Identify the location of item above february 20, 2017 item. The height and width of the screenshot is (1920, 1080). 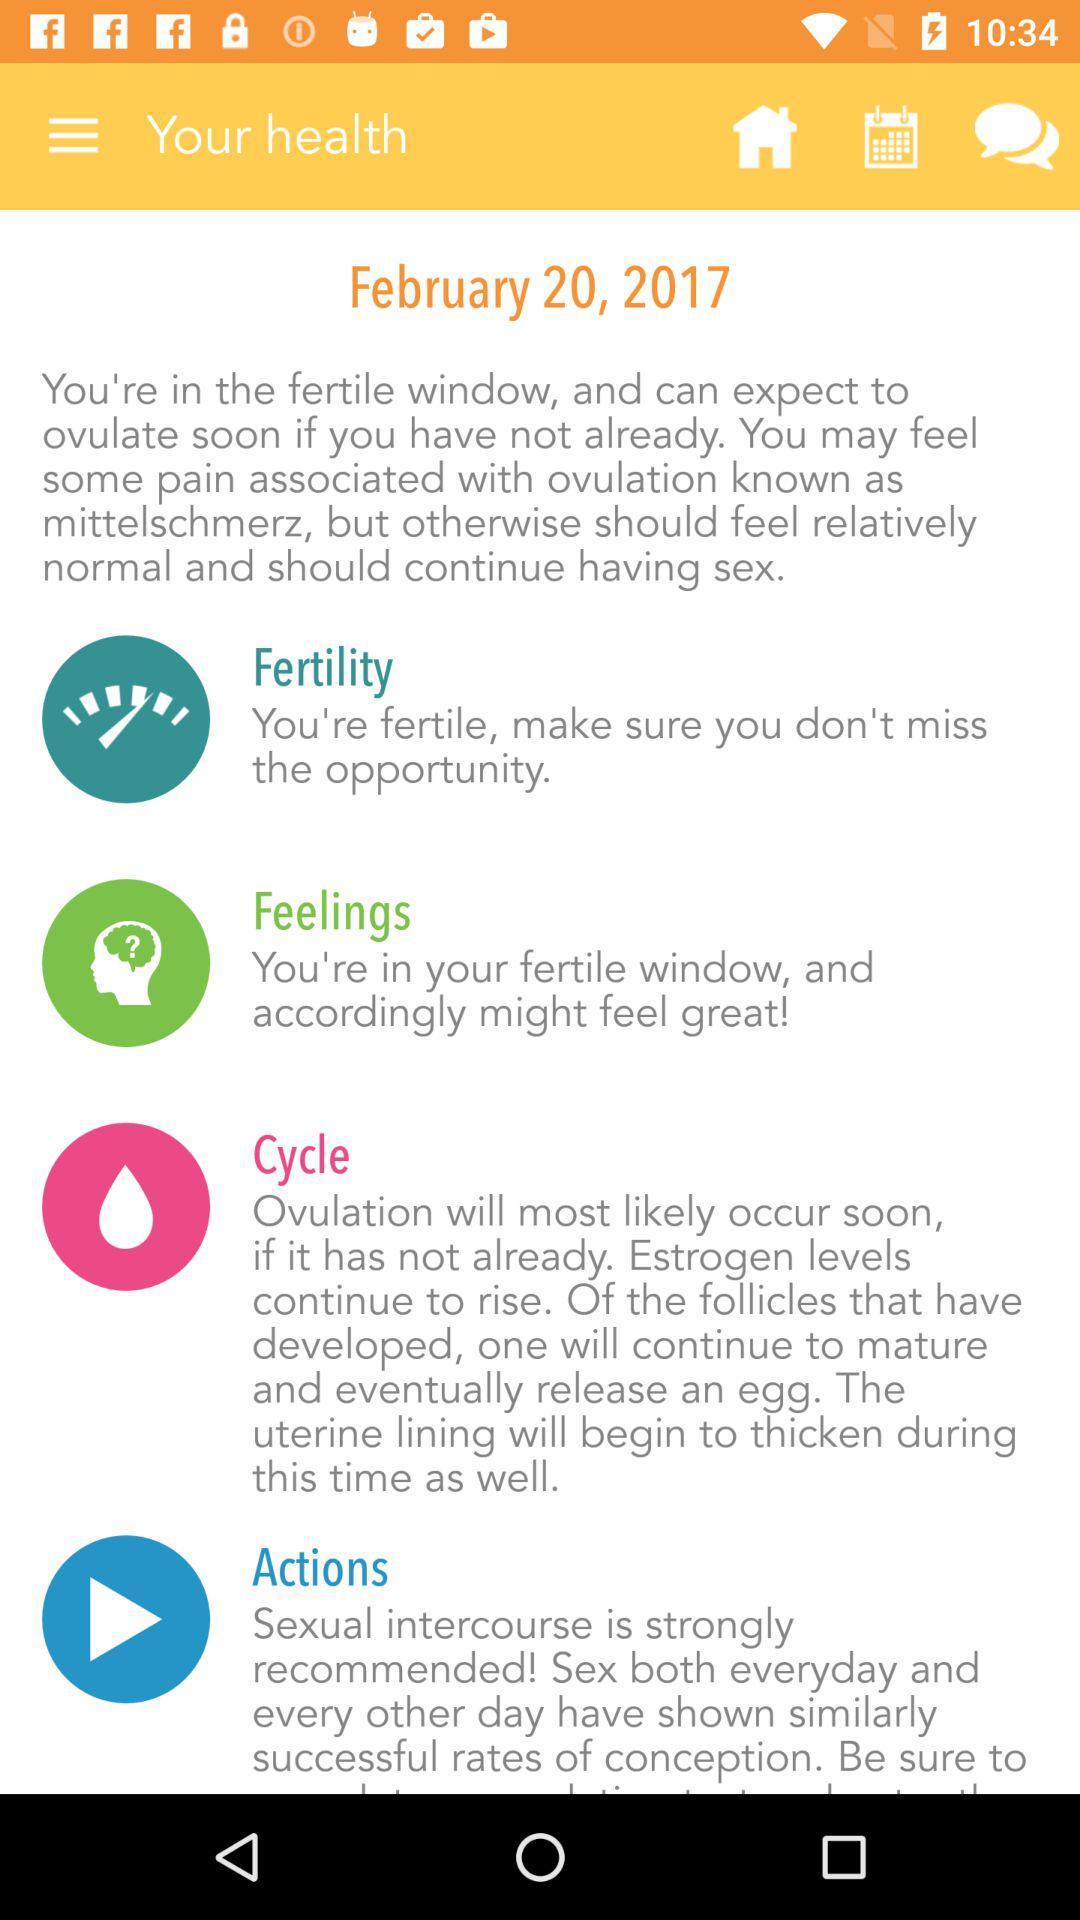
(72, 135).